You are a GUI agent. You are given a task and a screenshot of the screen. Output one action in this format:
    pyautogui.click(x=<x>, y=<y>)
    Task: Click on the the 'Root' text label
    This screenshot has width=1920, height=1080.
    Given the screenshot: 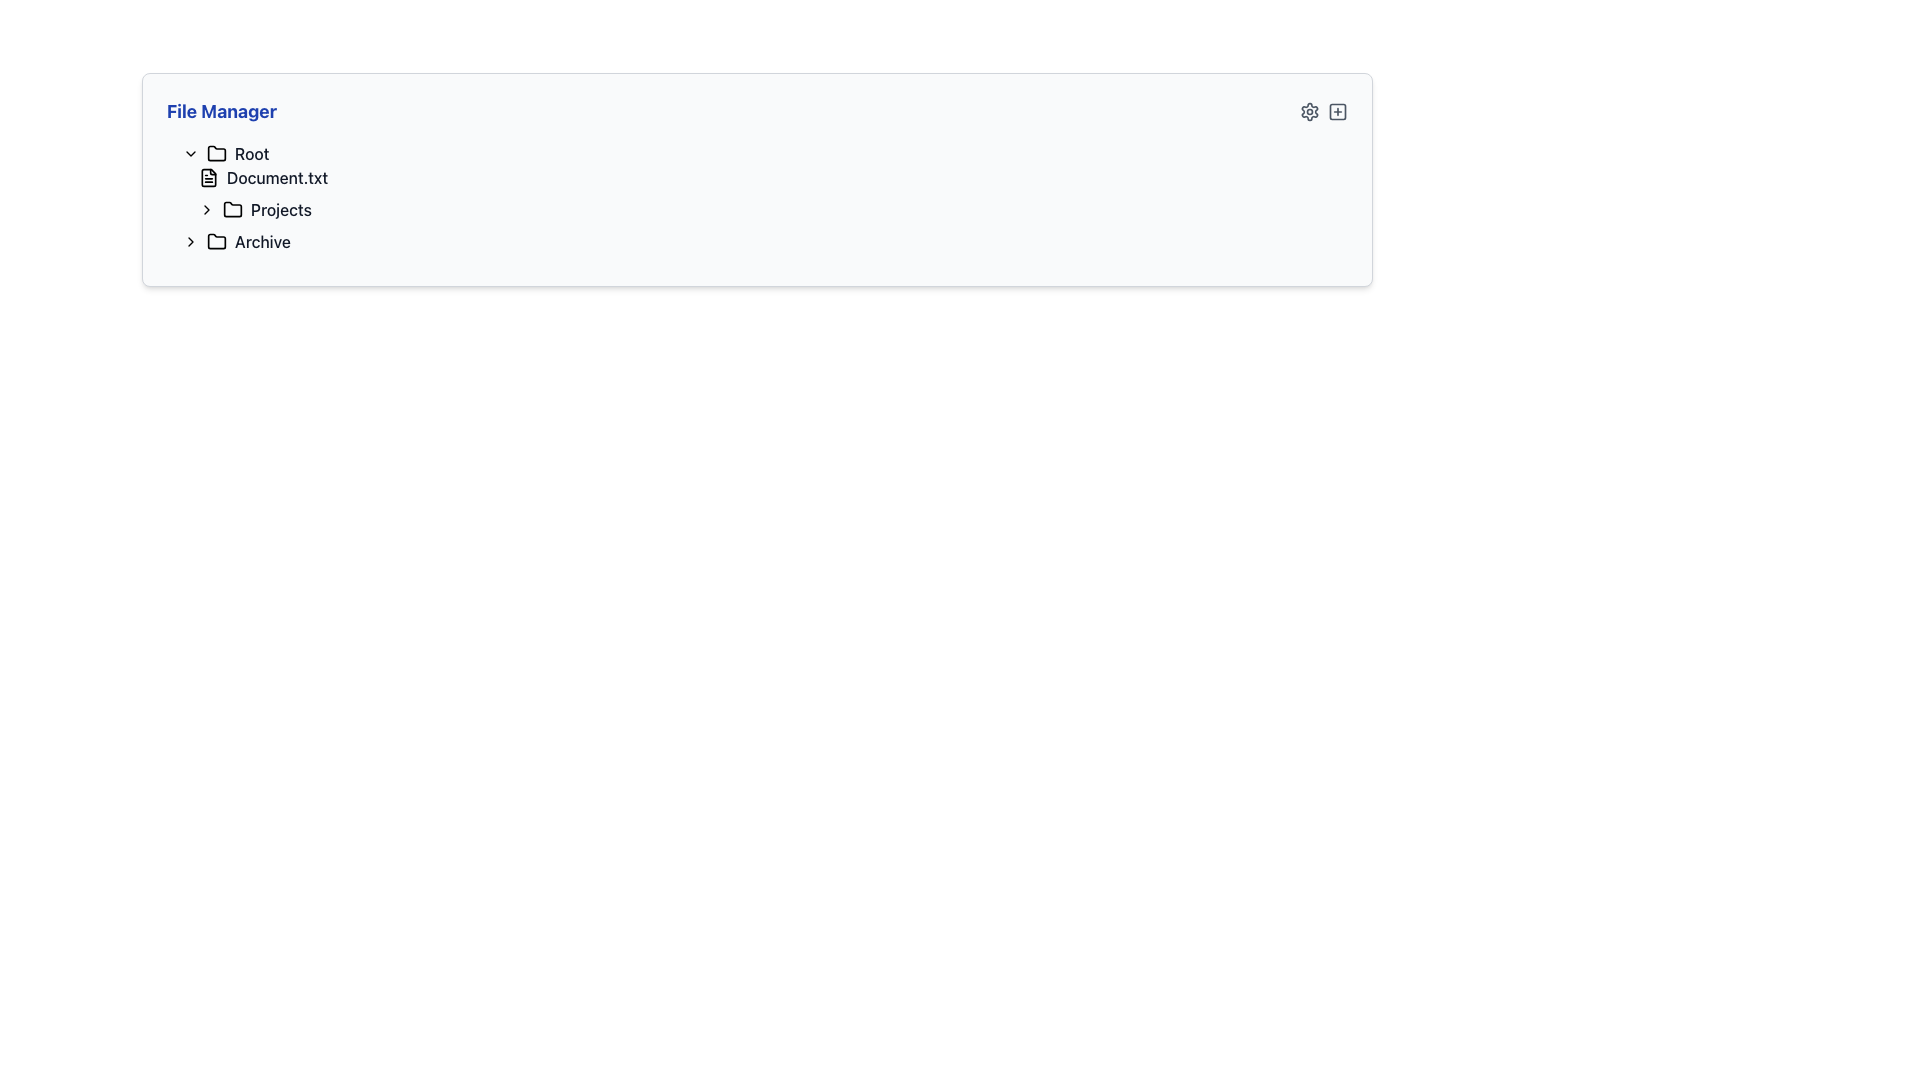 What is the action you would take?
    pyautogui.click(x=251, y=153)
    